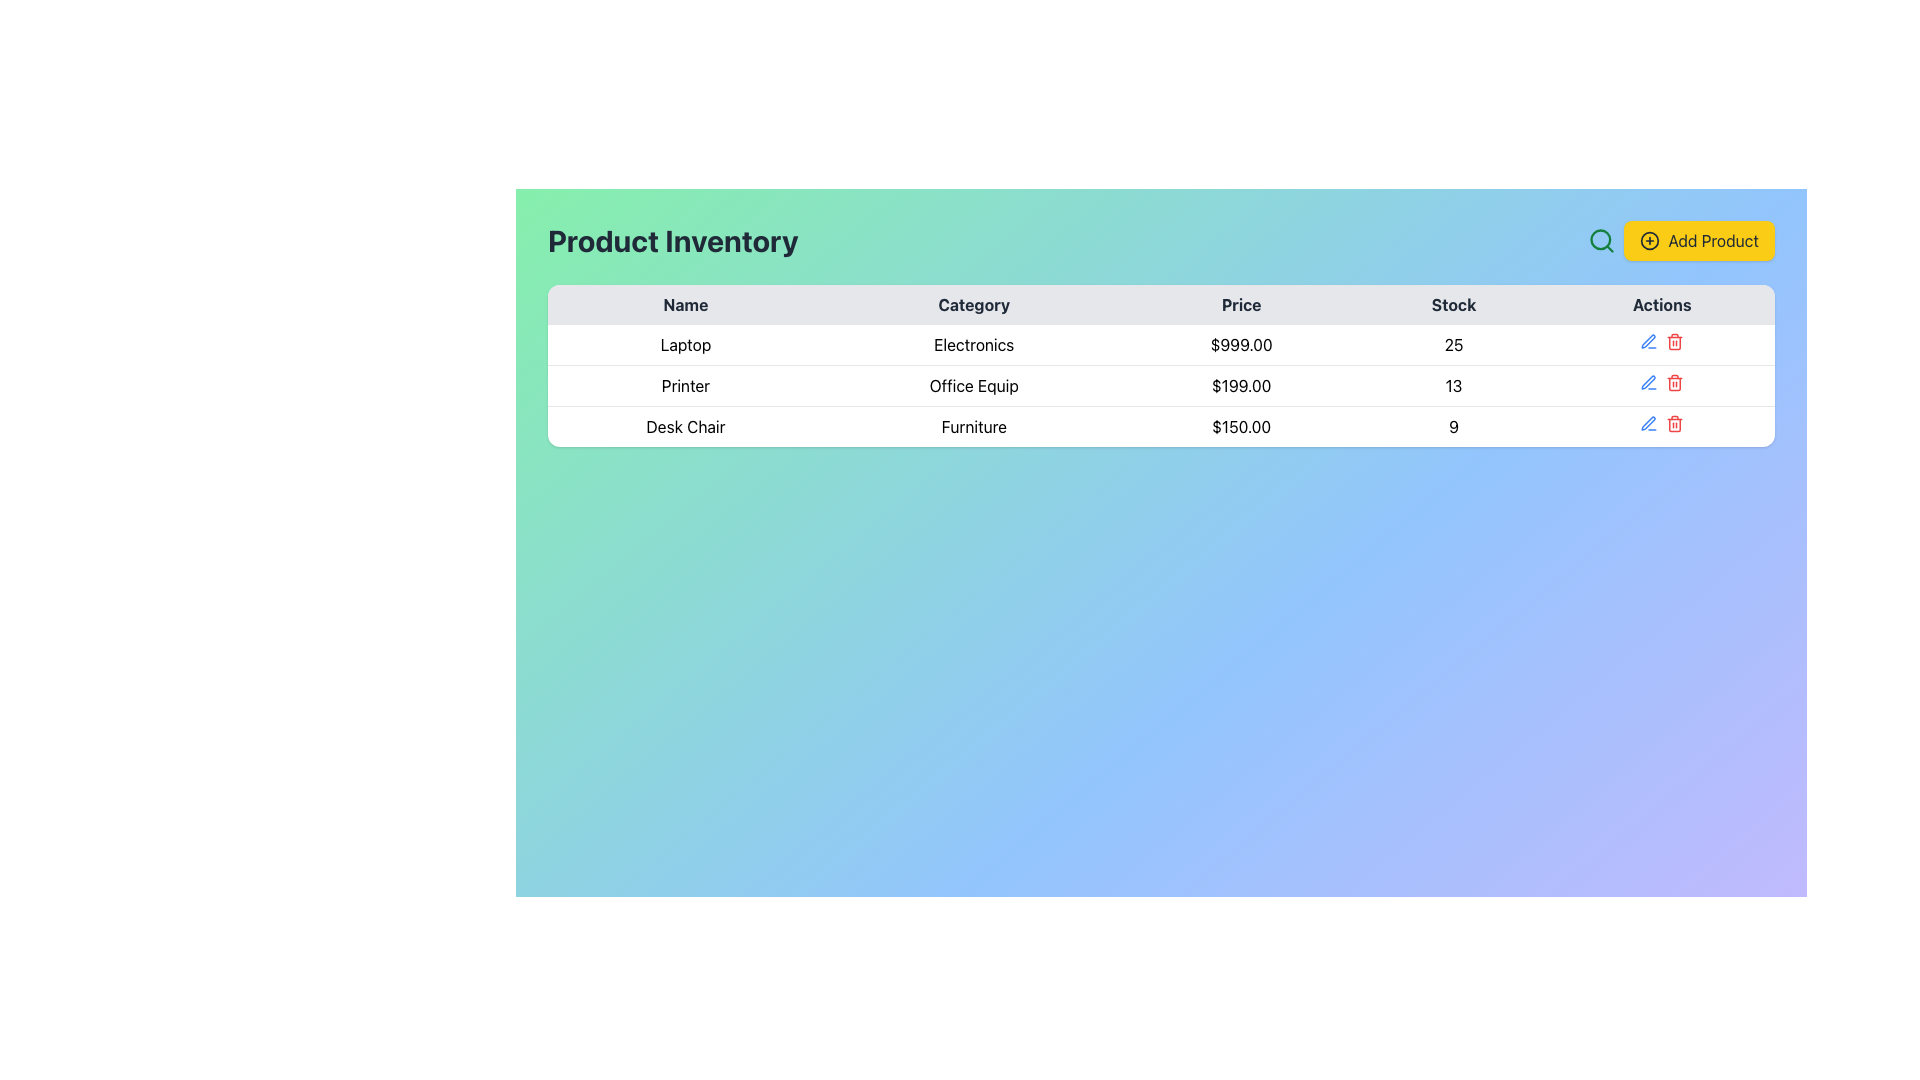 The image size is (1920, 1080). Describe the element at coordinates (1650, 239) in the screenshot. I see `the SVG circle icon within the 'Add Product' button located at the top-right corner of the page to view context options` at that location.